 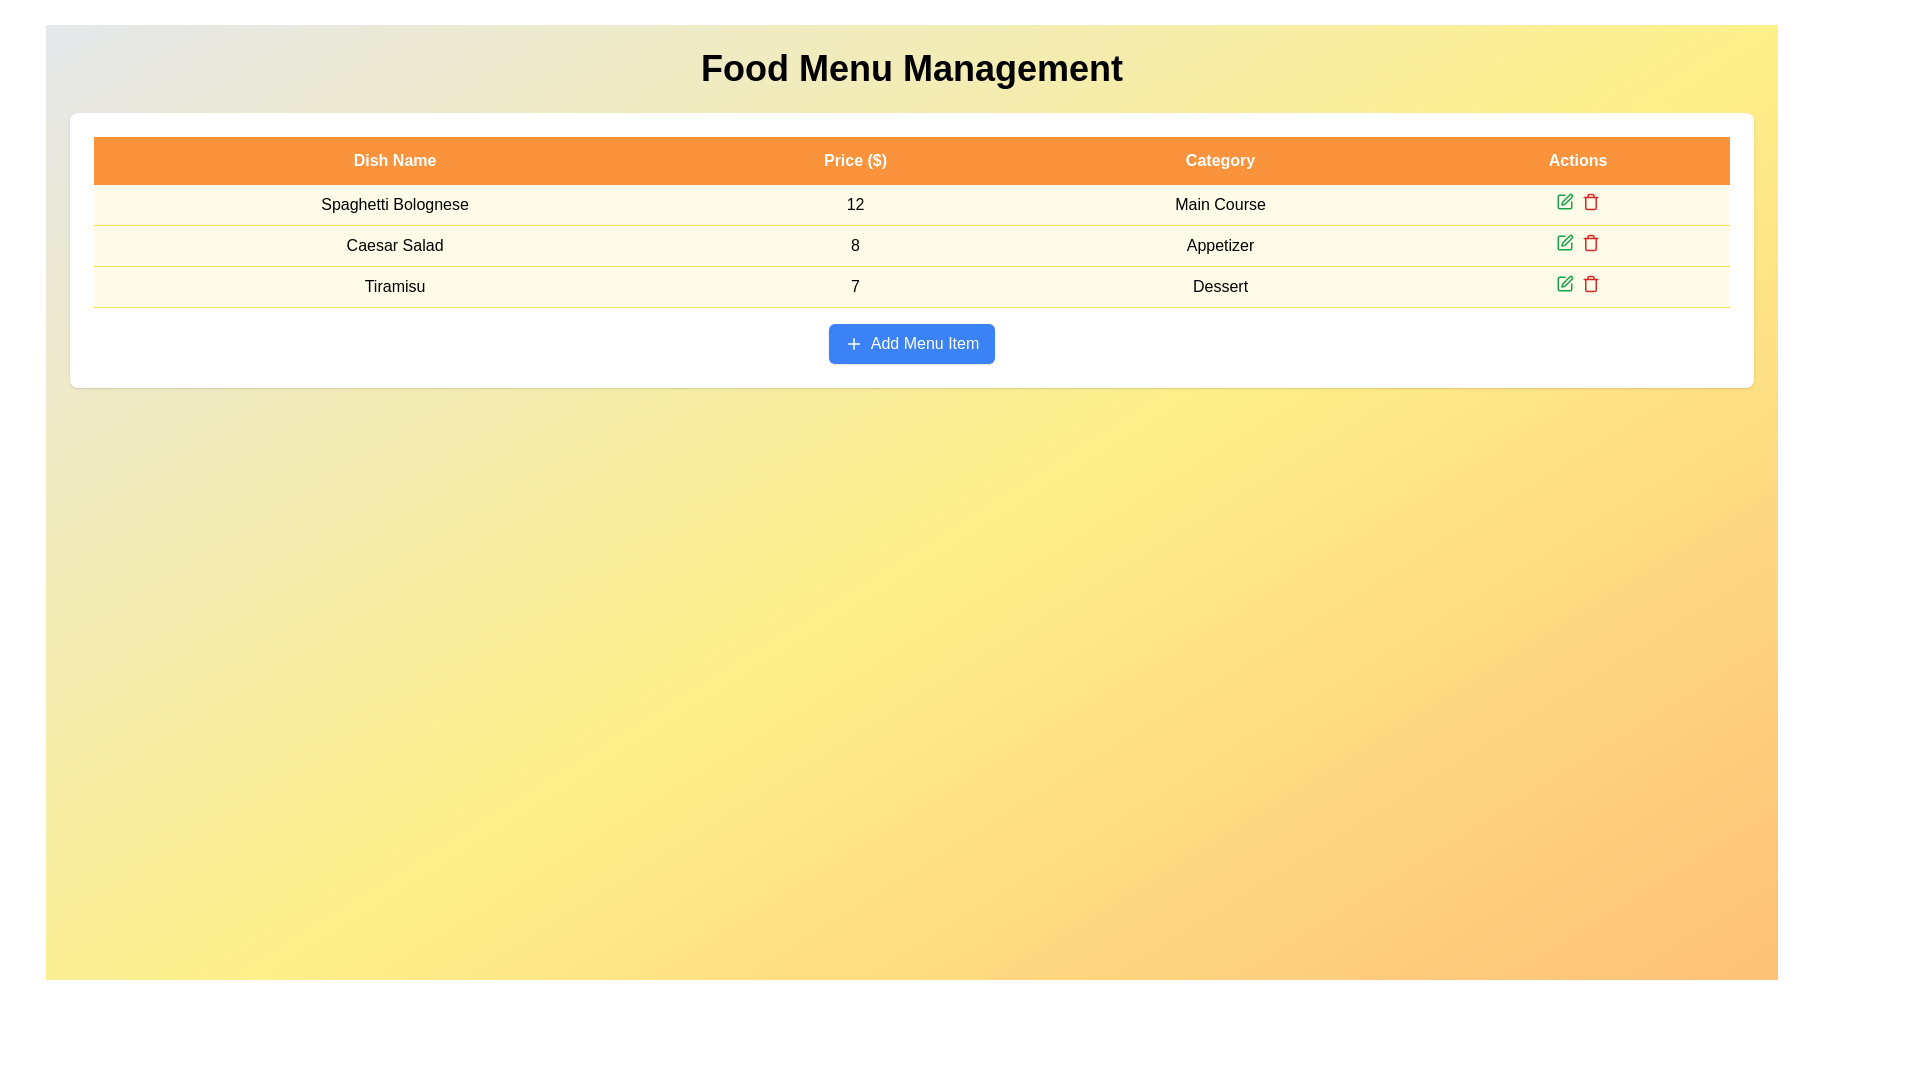 What do you see at coordinates (855, 205) in the screenshot?
I see `the numerical text display showing the value '12' in the 'Price ($)' column of the first row of the table, which is styled with padding and a light yellow background` at bounding box center [855, 205].